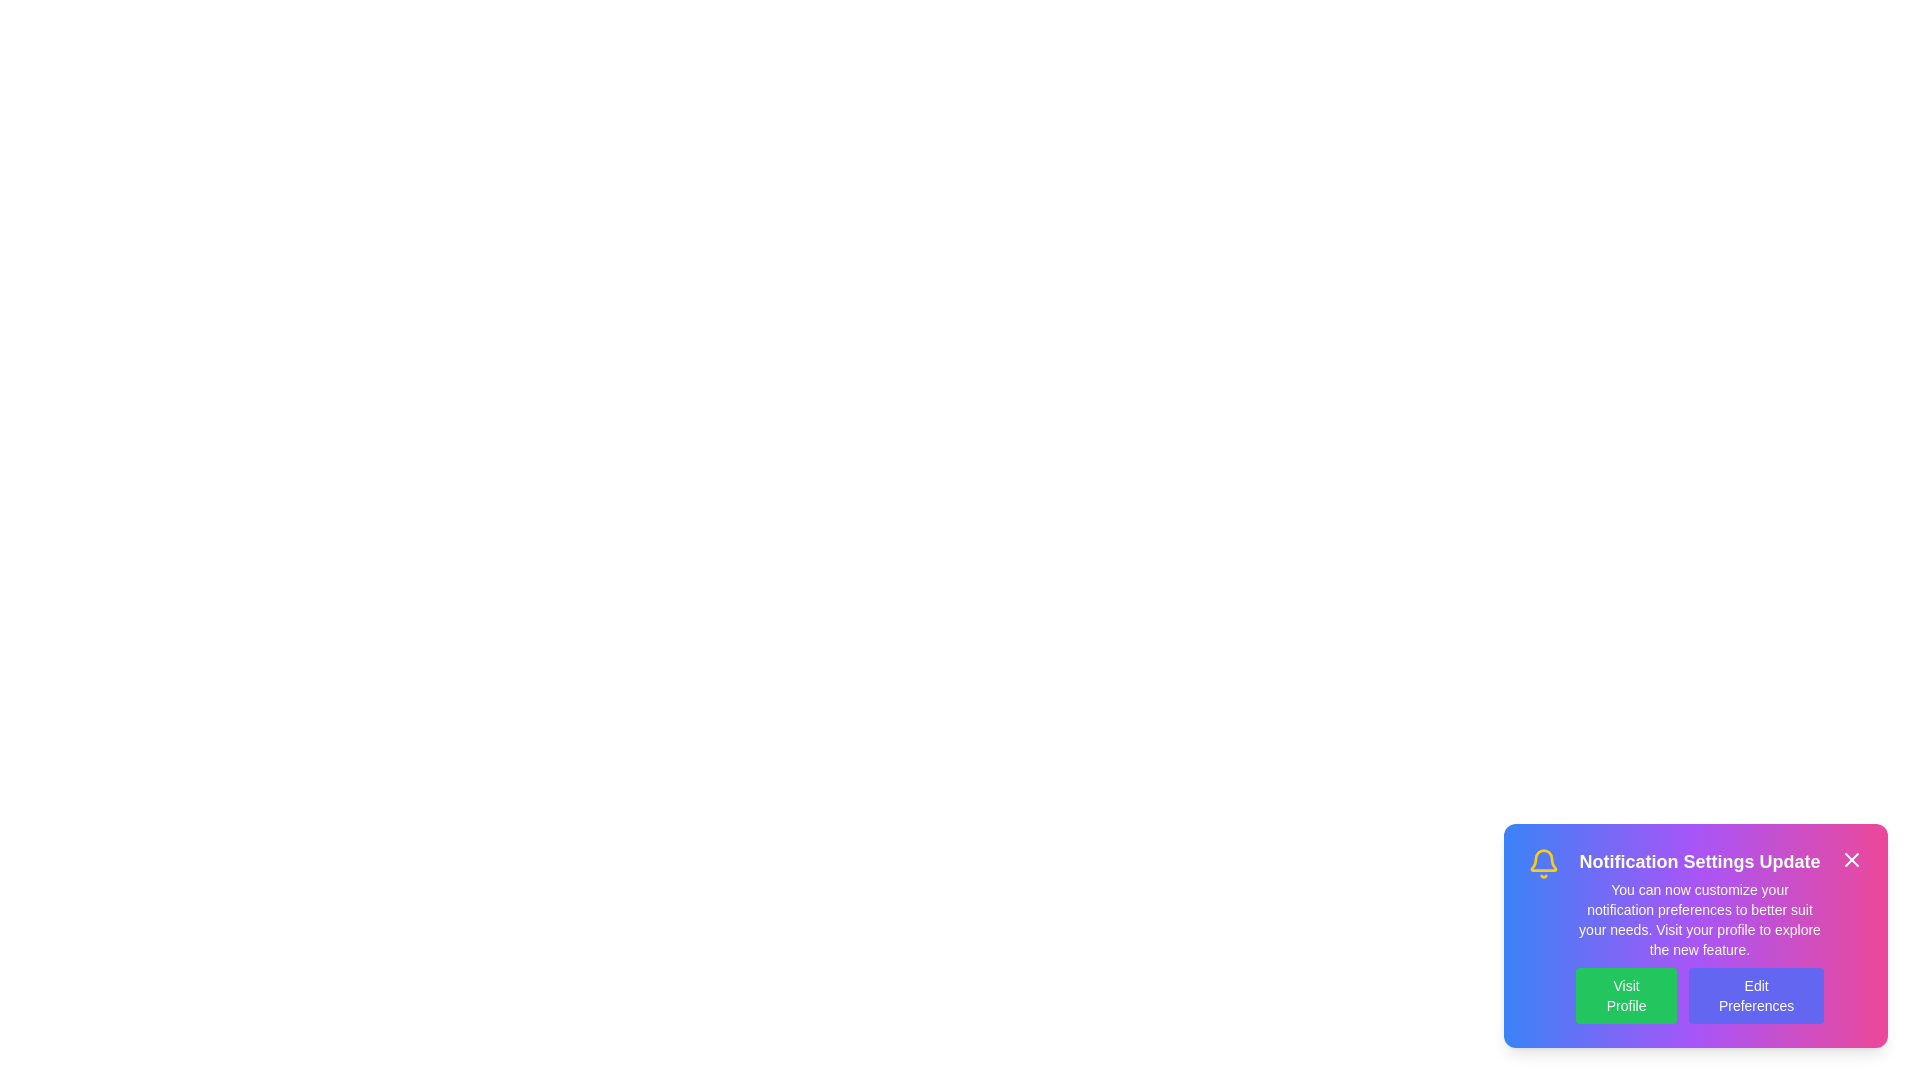  I want to click on the close button (X) to dismiss the snackbar, so click(1851, 859).